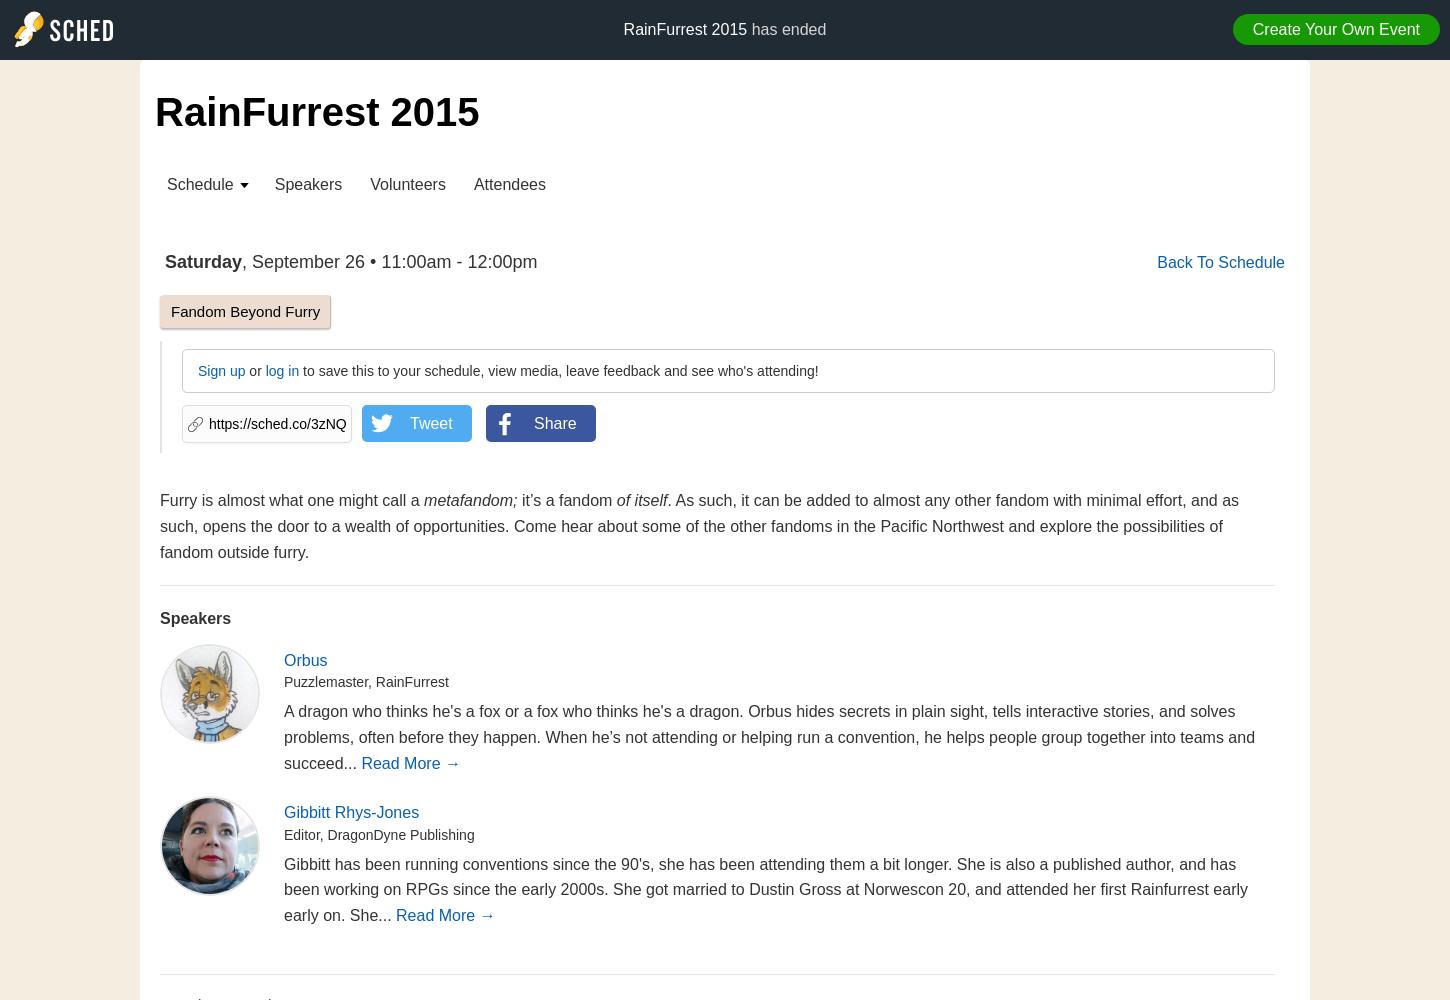 The height and width of the screenshot is (1000, 1450). Describe the element at coordinates (265, 370) in the screenshot. I see `'log in'` at that location.